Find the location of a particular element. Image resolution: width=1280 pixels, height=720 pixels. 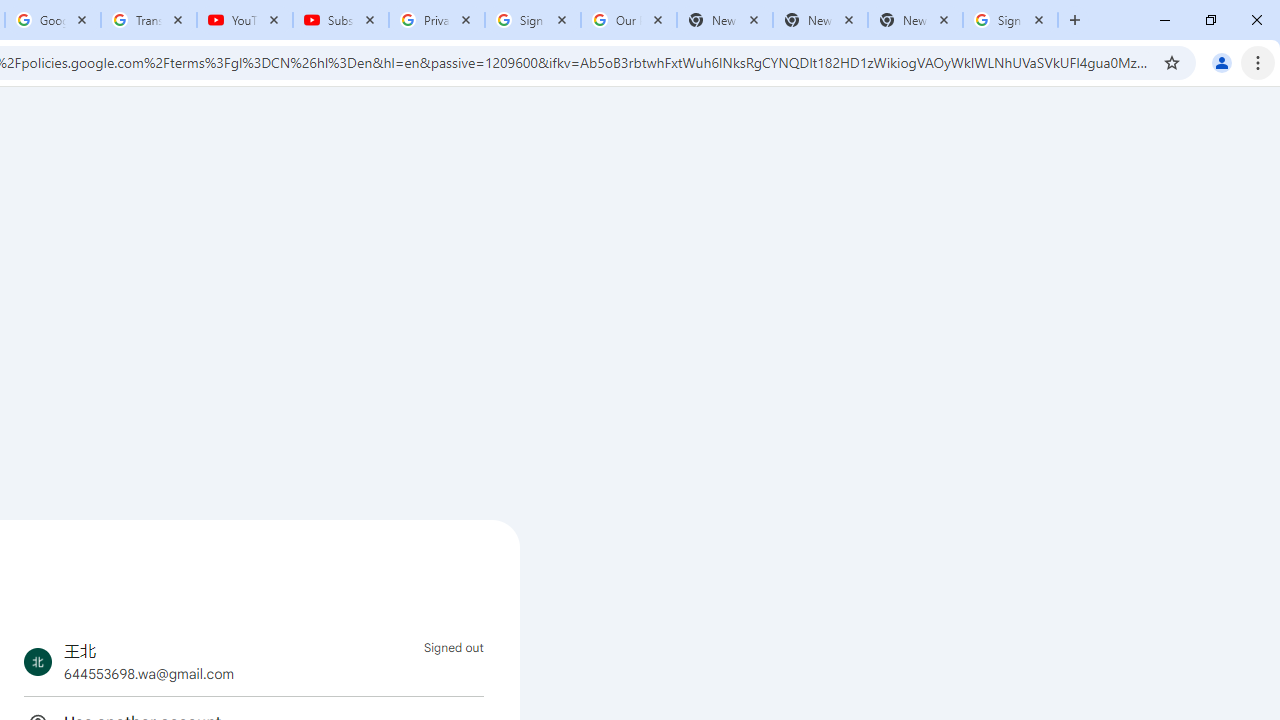

'Subscriptions - YouTube' is located at coordinates (341, 20).